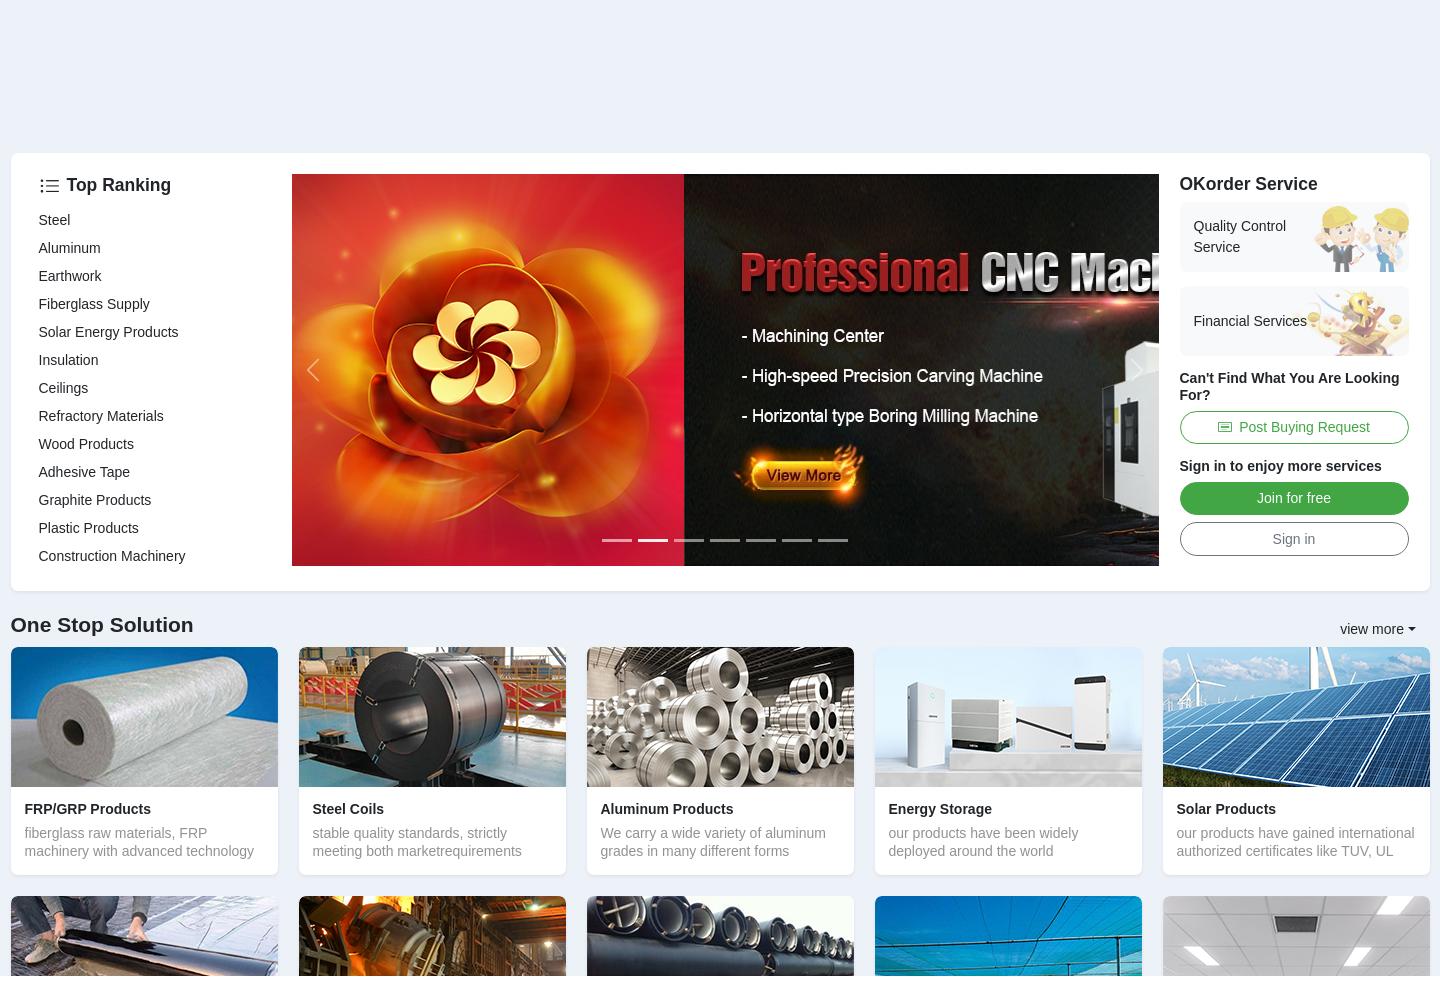  What do you see at coordinates (721, 524) in the screenshot?
I see `'85g/m Fiberglass Mesh Marble Net for Buildings'` at bounding box center [721, 524].